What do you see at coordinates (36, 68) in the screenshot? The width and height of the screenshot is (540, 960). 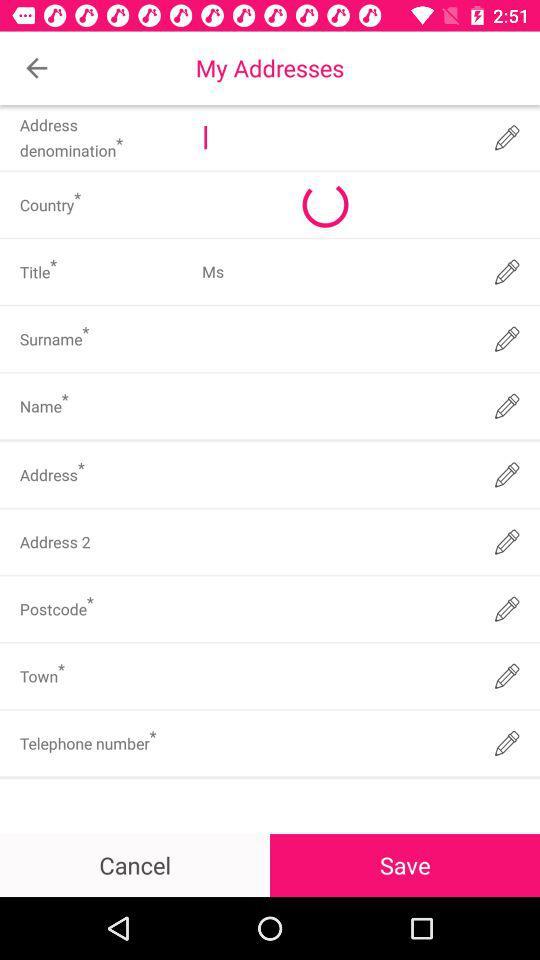 I see `icon above the address denomination*` at bounding box center [36, 68].